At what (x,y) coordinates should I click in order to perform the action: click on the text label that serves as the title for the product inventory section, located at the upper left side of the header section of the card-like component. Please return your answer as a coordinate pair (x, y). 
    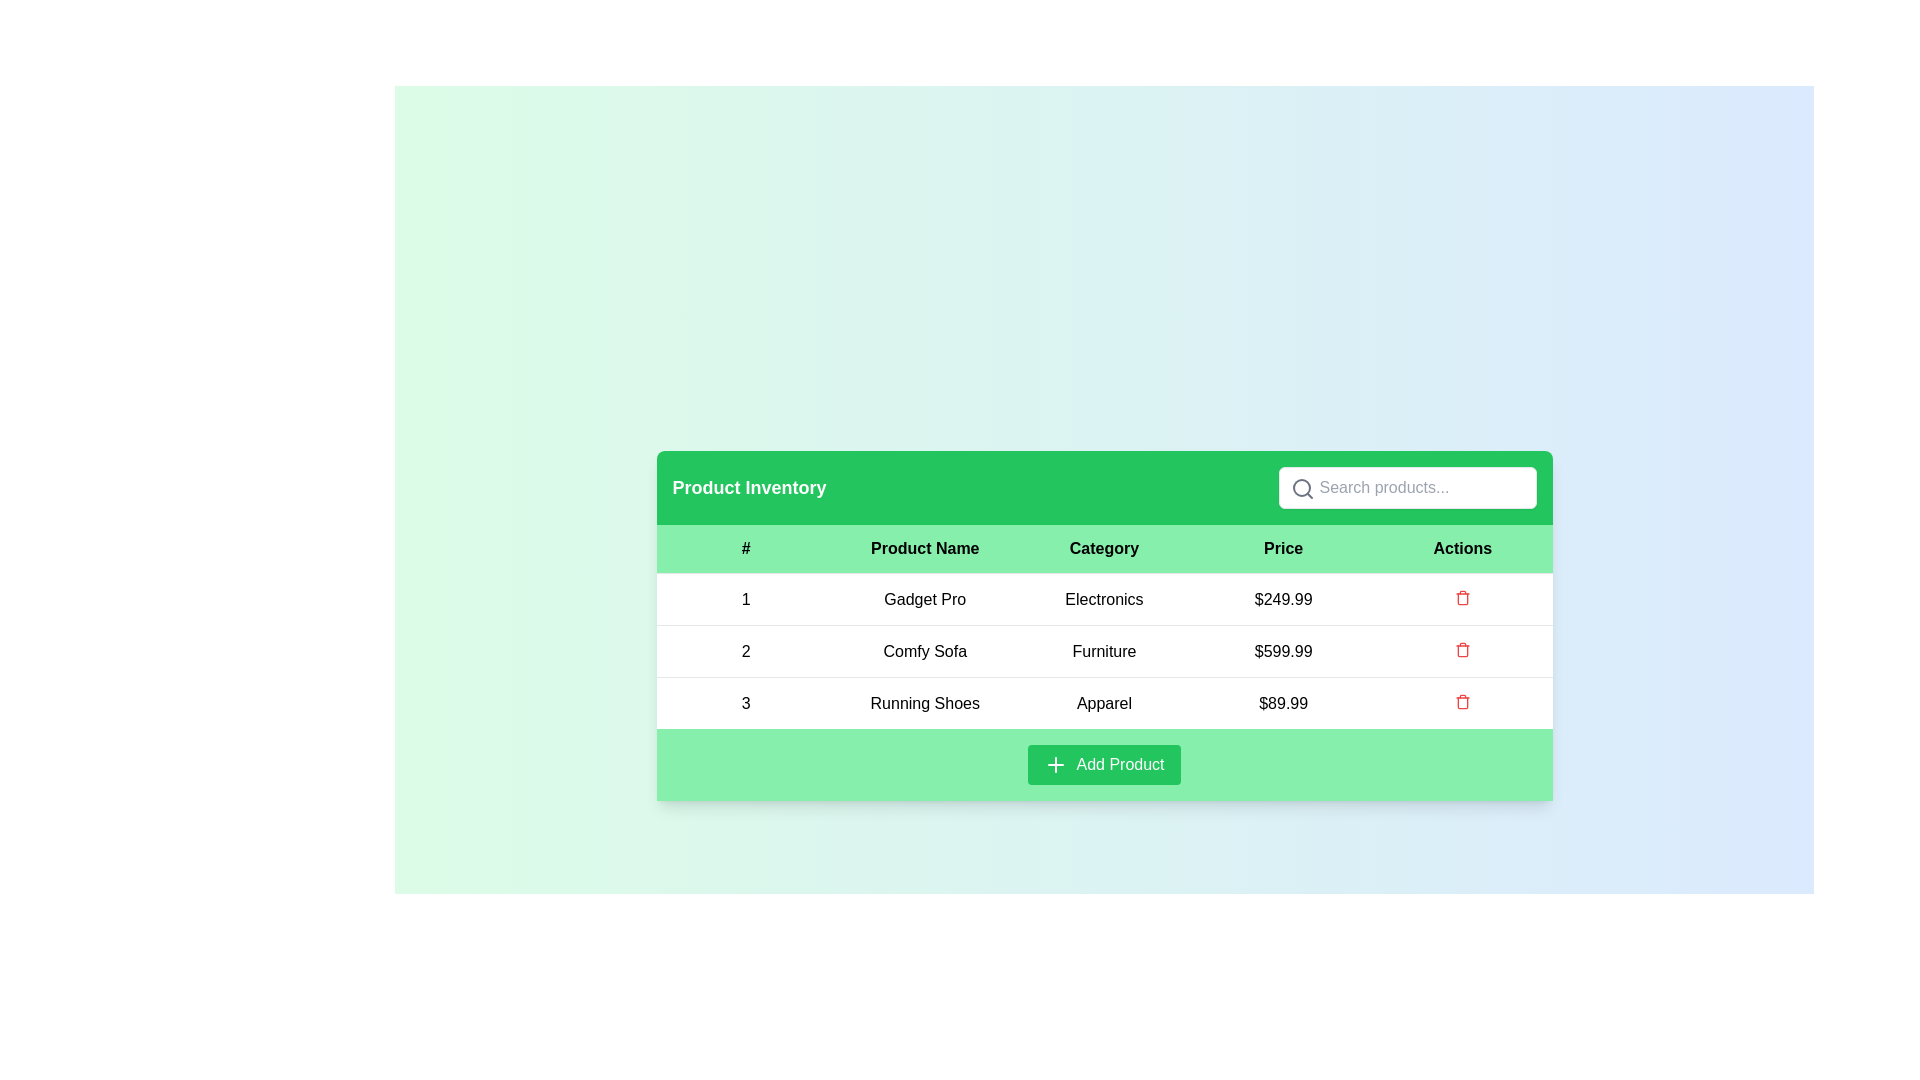
    Looking at the image, I should click on (748, 488).